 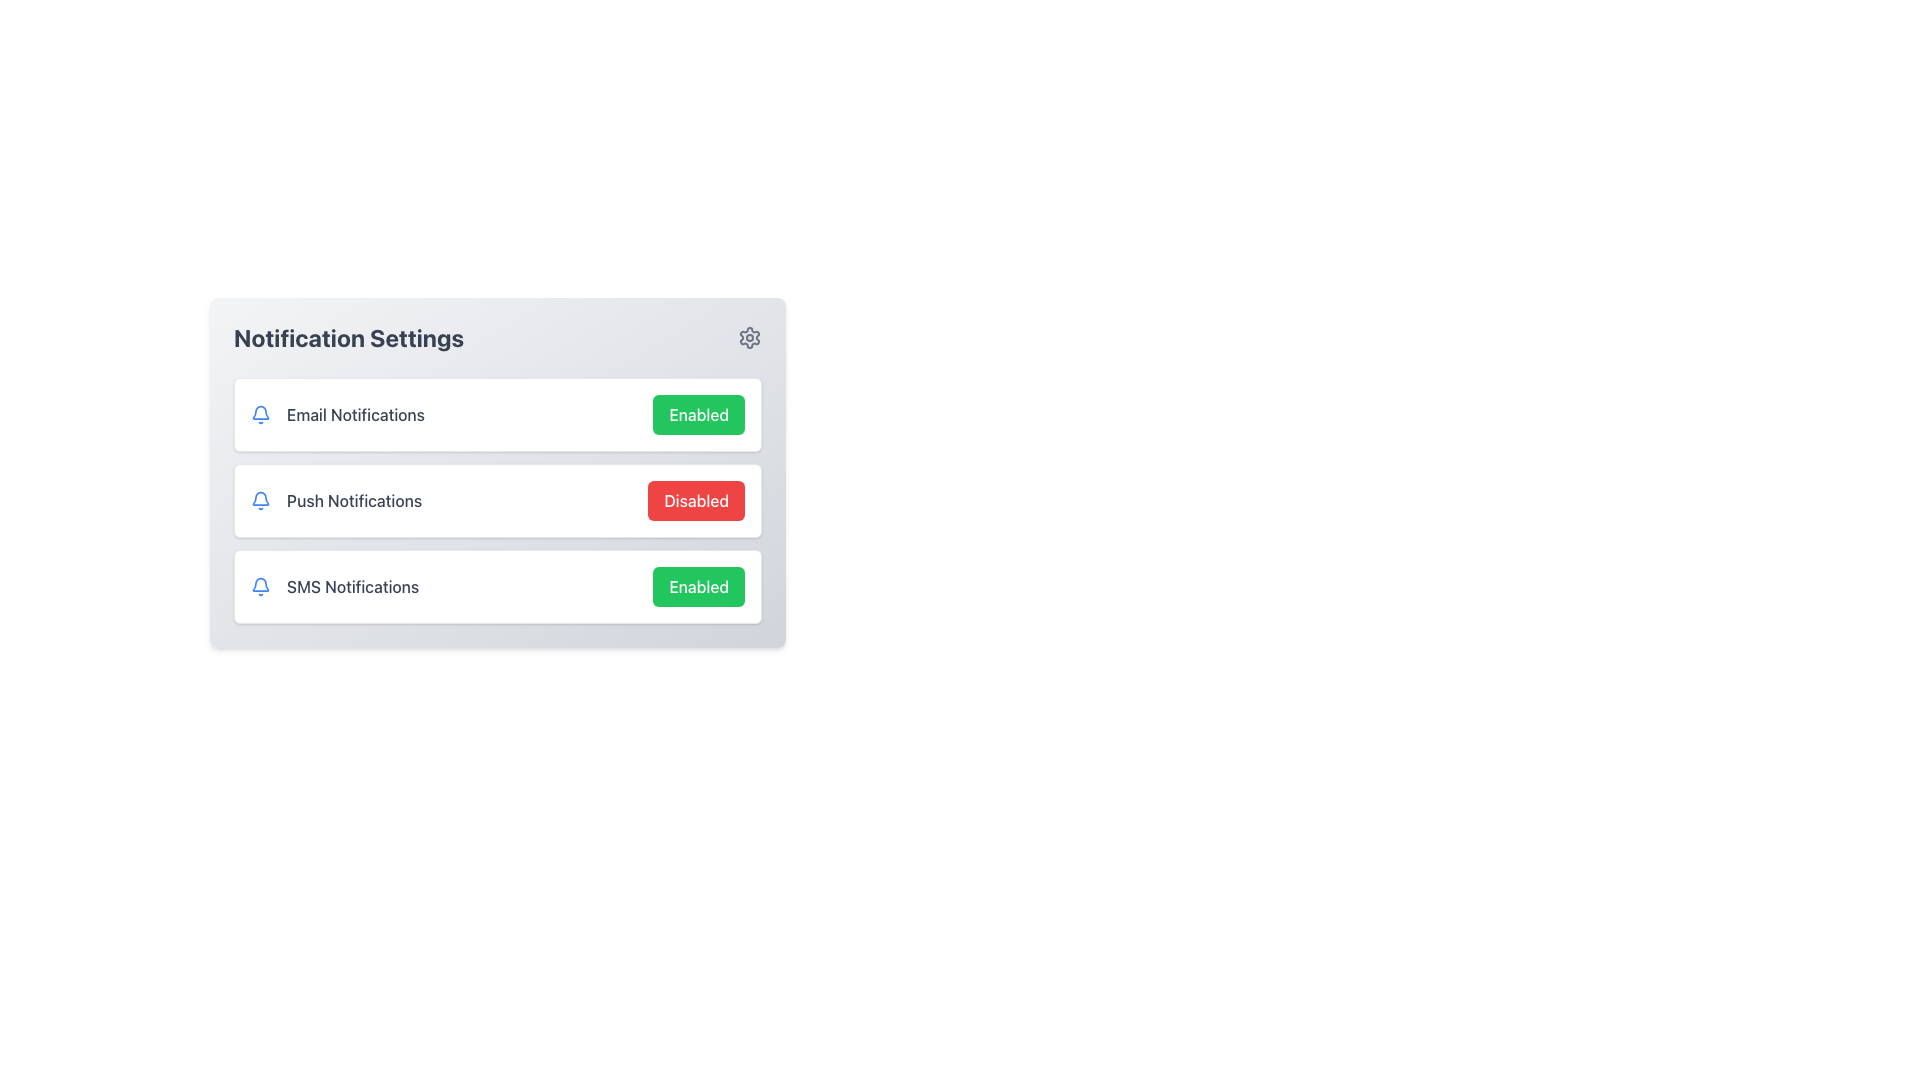 What do you see at coordinates (259, 414) in the screenshot?
I see `the notification icon that serves as a visual indicator for notification-related settings, located to the far left of the 'Email Notifications' text` at bounding box center [259, 414].